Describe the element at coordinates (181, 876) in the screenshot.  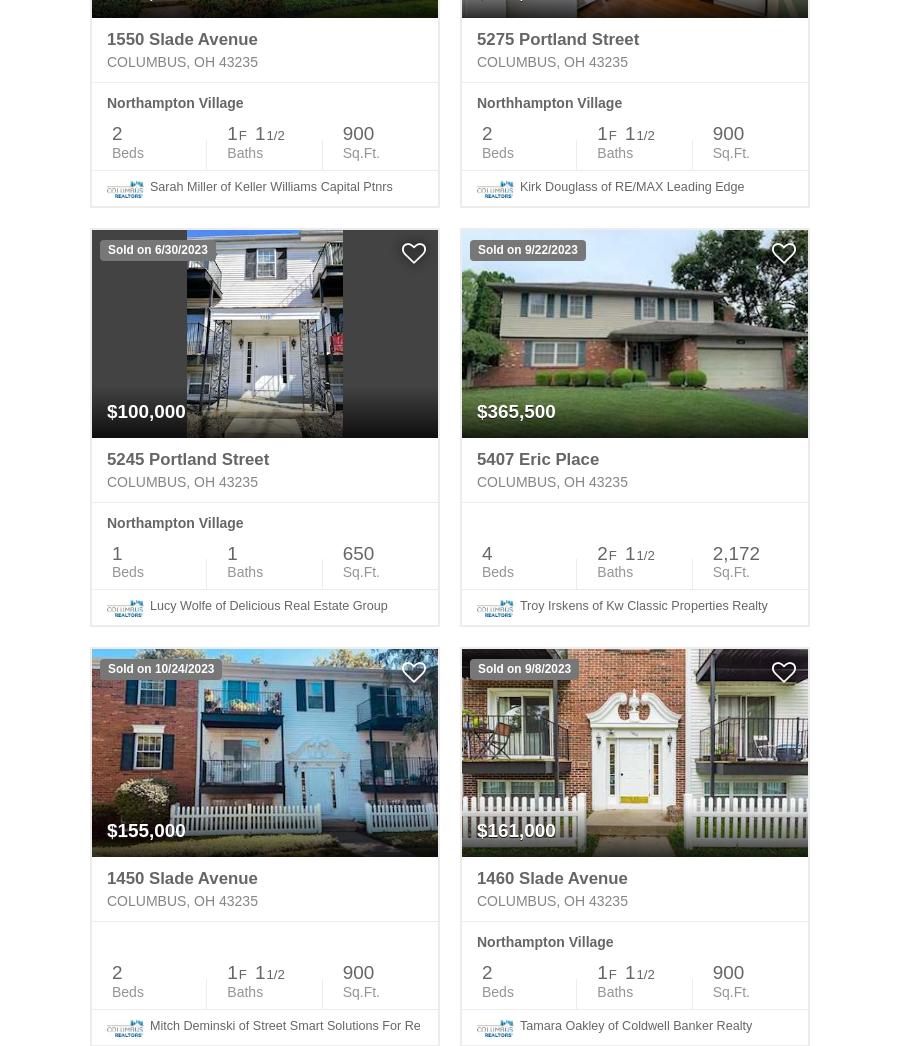
I see `'1450 Slade Avenue'` at that location.